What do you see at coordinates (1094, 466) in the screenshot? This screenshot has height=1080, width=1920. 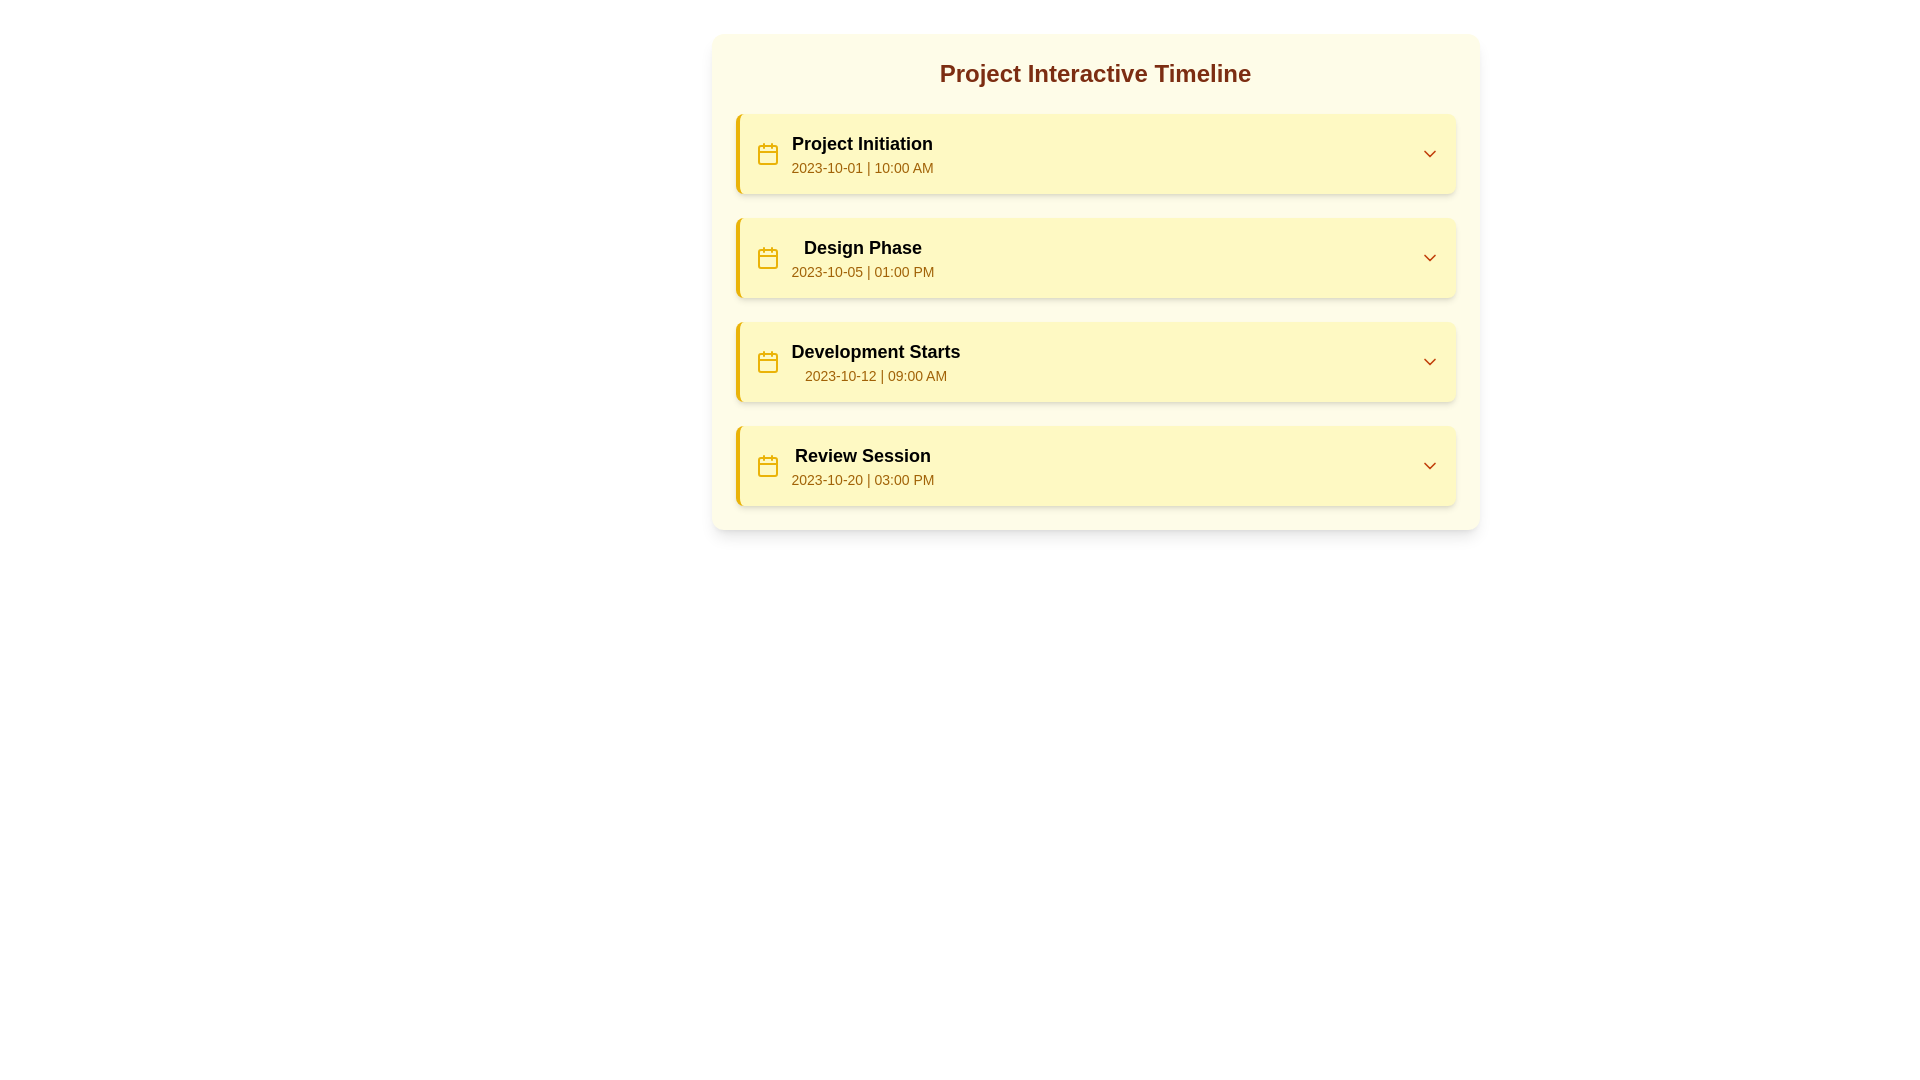 I see `the rounded yellow card titled 'Review Session' that is located in the fourth position under 'Project Interactive Timeline'` at bounding box center [1094, 466].